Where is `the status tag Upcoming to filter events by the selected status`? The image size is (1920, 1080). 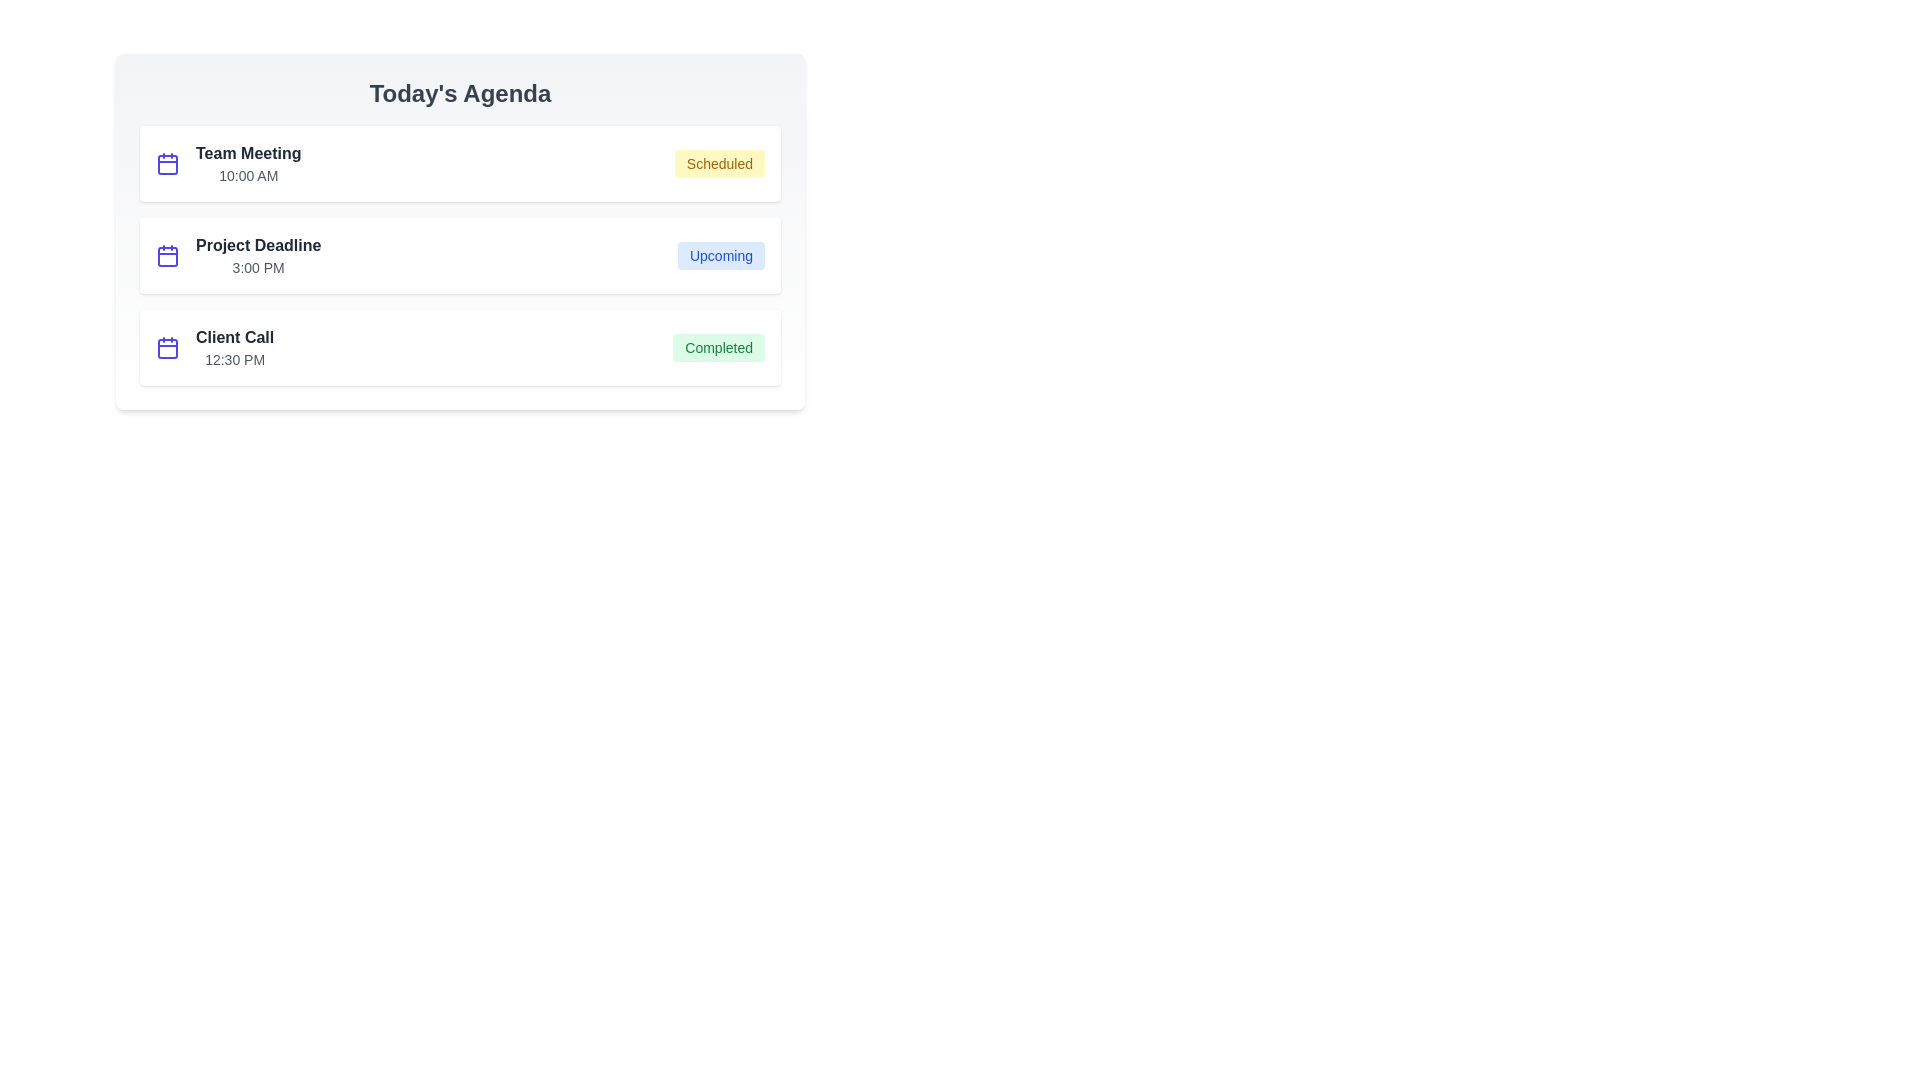
the status tag Upcoming to filter events by the selected status is located at coordinates (720, 254).